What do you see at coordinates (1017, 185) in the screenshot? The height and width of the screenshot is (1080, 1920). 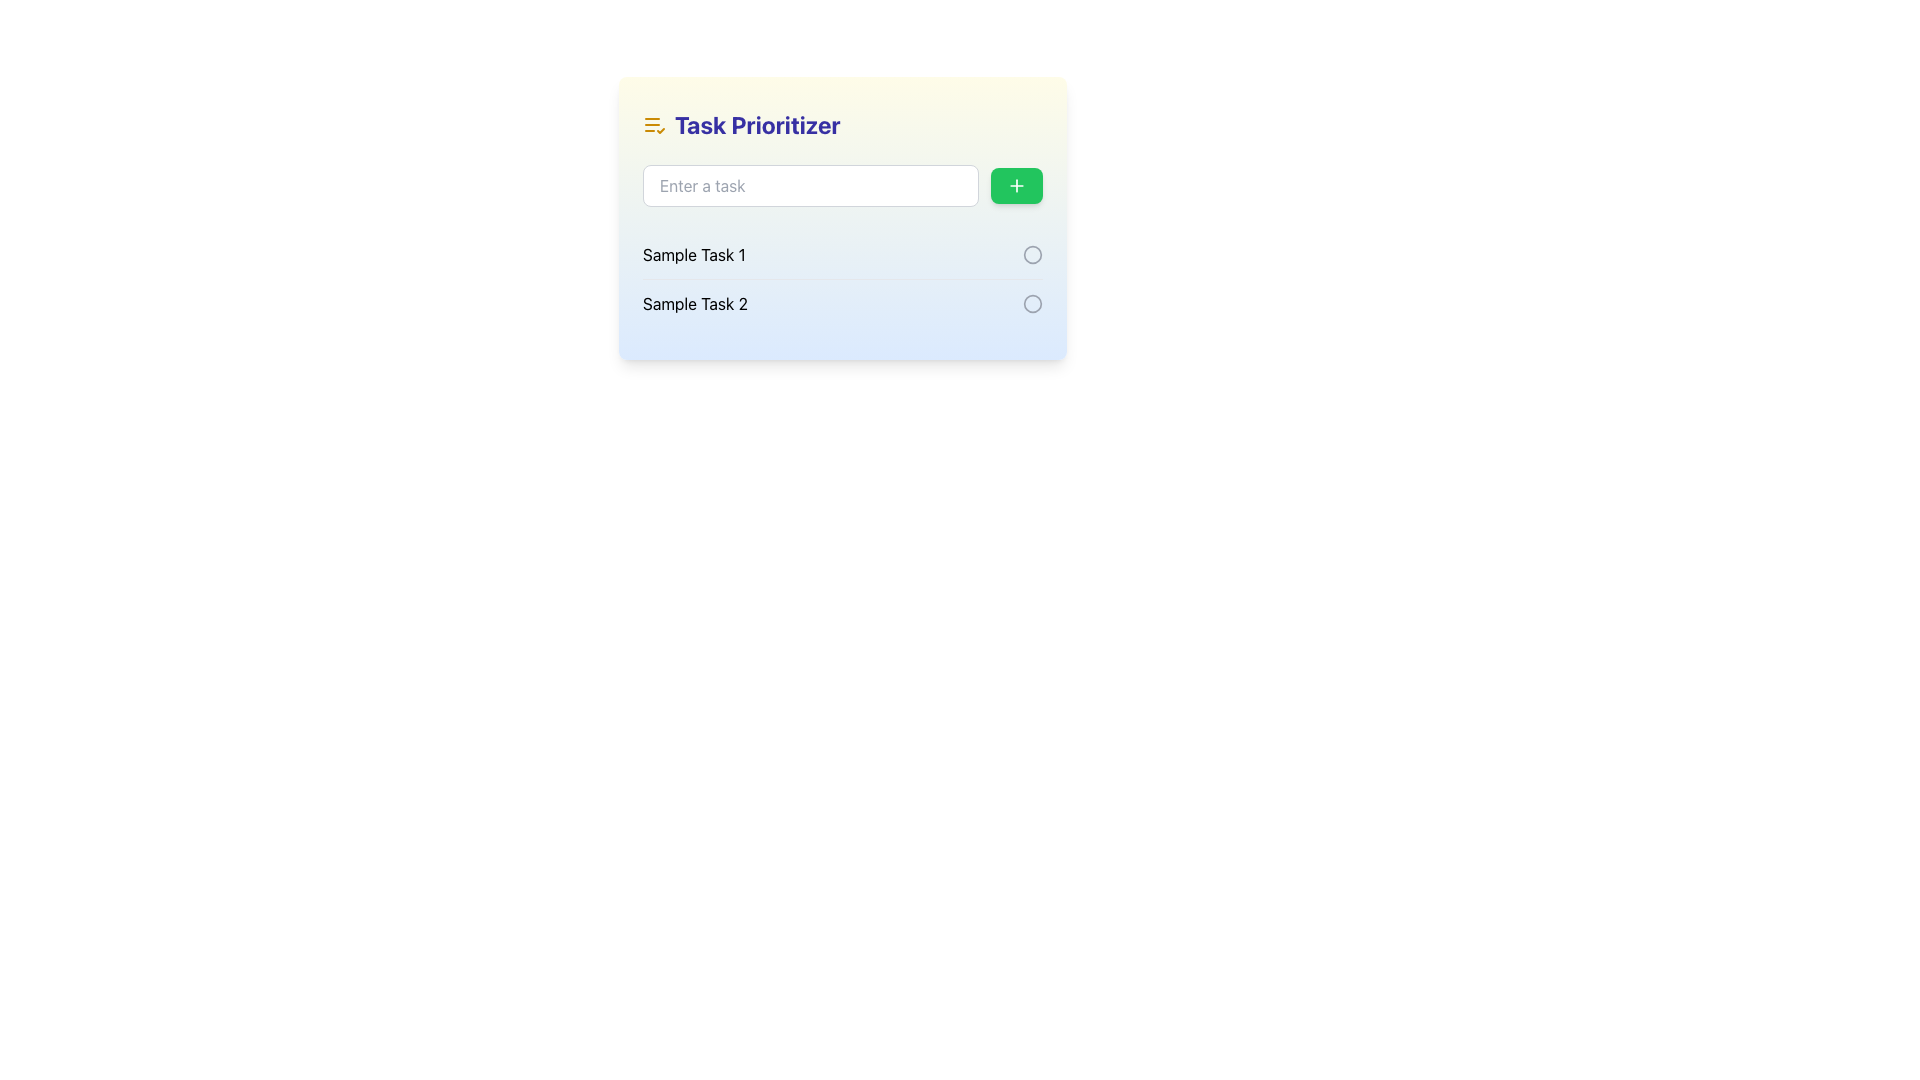 I see `the green icon button with a white plus sign located on the right side of the text input field in the task prioritizer interface` at bounding box center [1017, 185].